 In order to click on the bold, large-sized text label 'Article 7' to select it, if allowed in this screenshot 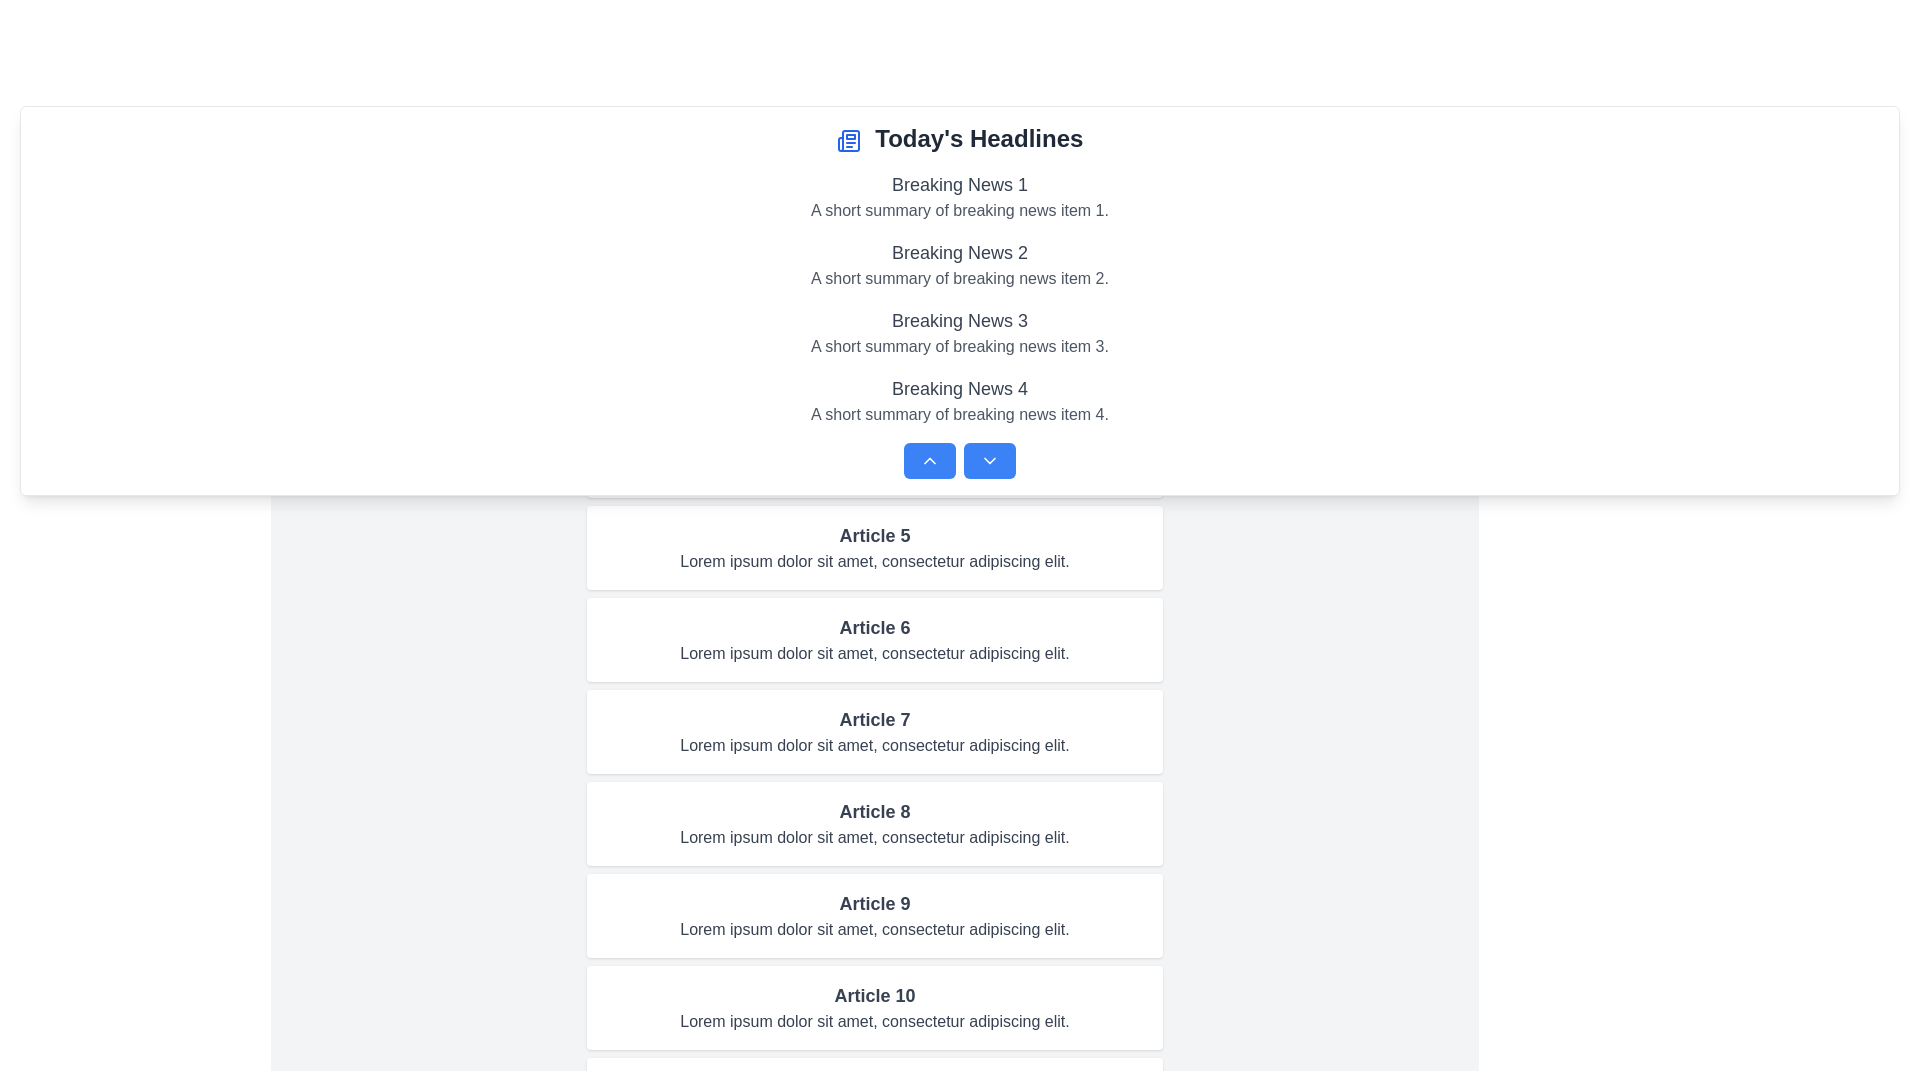, I will do `click(874, 720)`.